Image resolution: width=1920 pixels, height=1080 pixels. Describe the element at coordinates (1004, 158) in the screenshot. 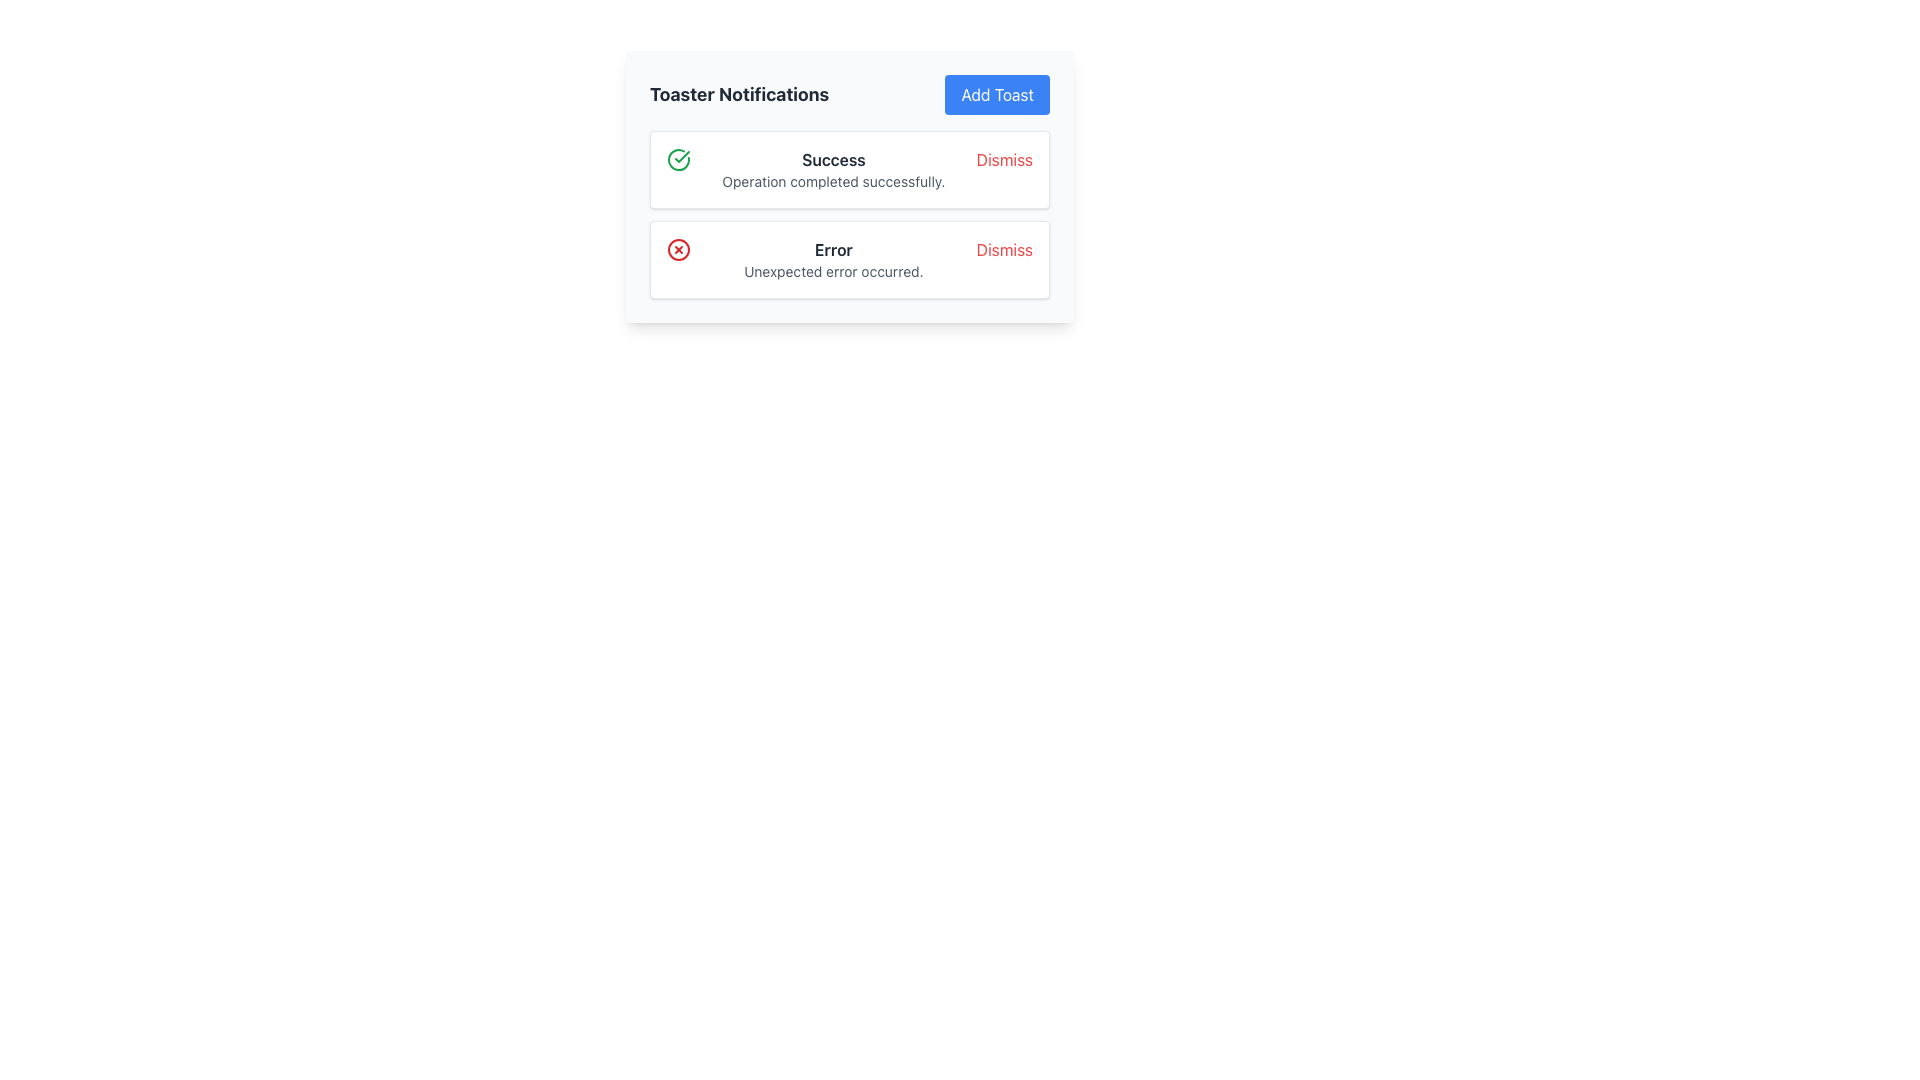

I see `the dismiss button located at the top-right corner of the success notification to observe a style change` at that location.